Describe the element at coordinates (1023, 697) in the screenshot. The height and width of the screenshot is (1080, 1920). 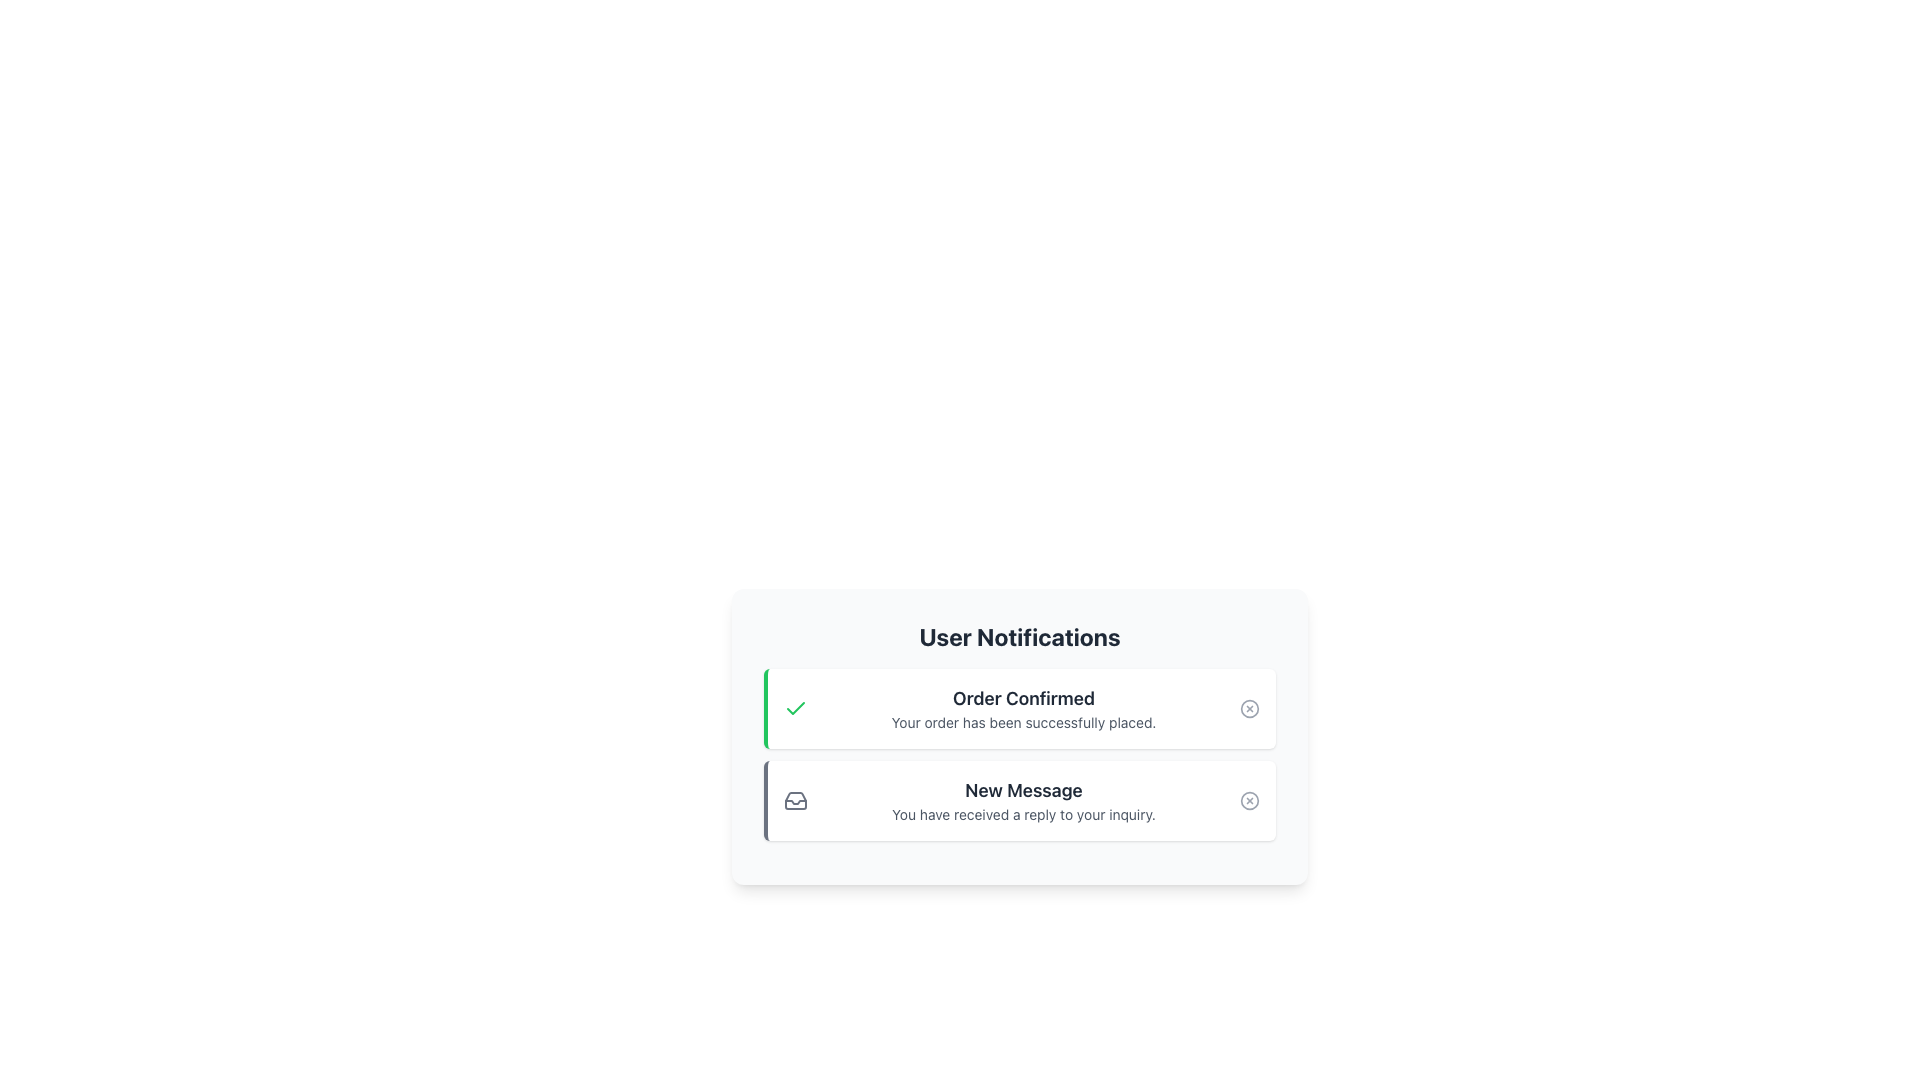
I see `the label indicating the successful confirmation of an order, which is located in the first notification card under 'User Notifications'` at that location.